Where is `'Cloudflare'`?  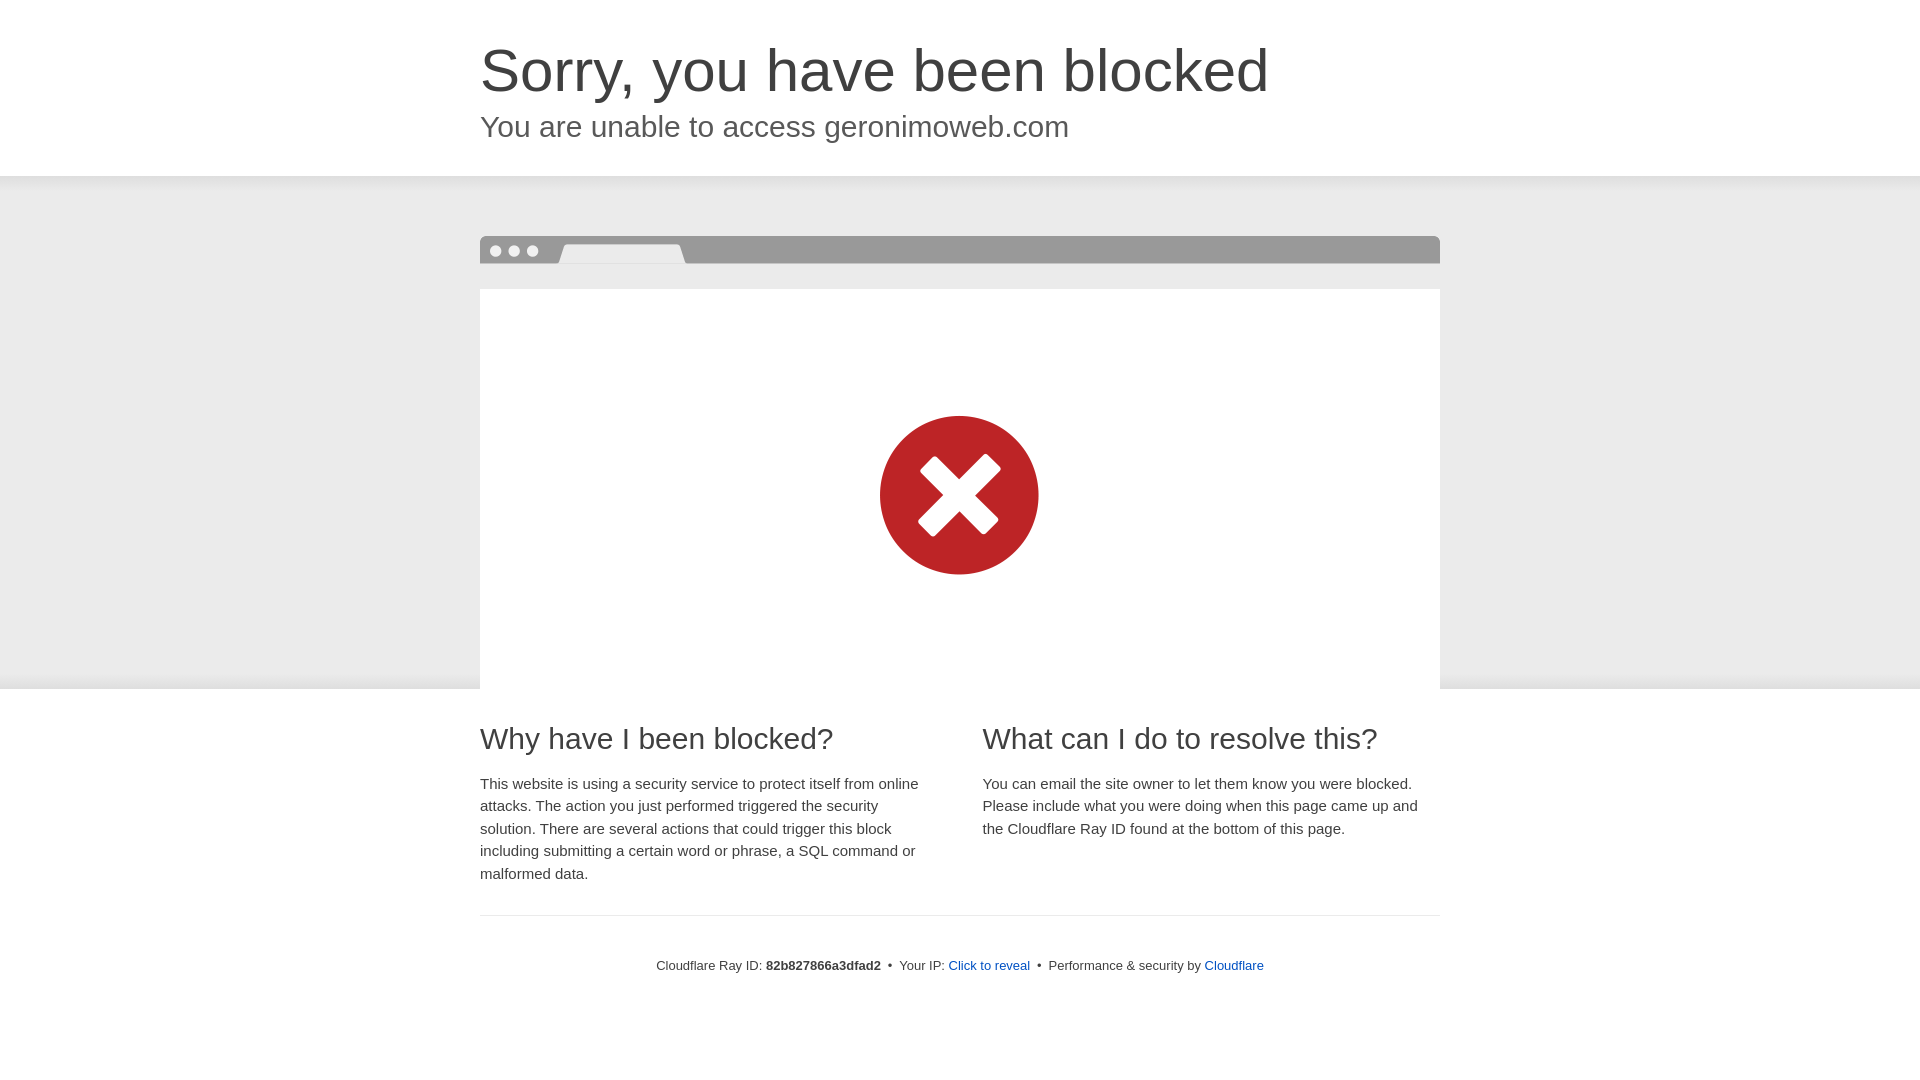
'Cloudflare' is located at coordinates (1233, 964).